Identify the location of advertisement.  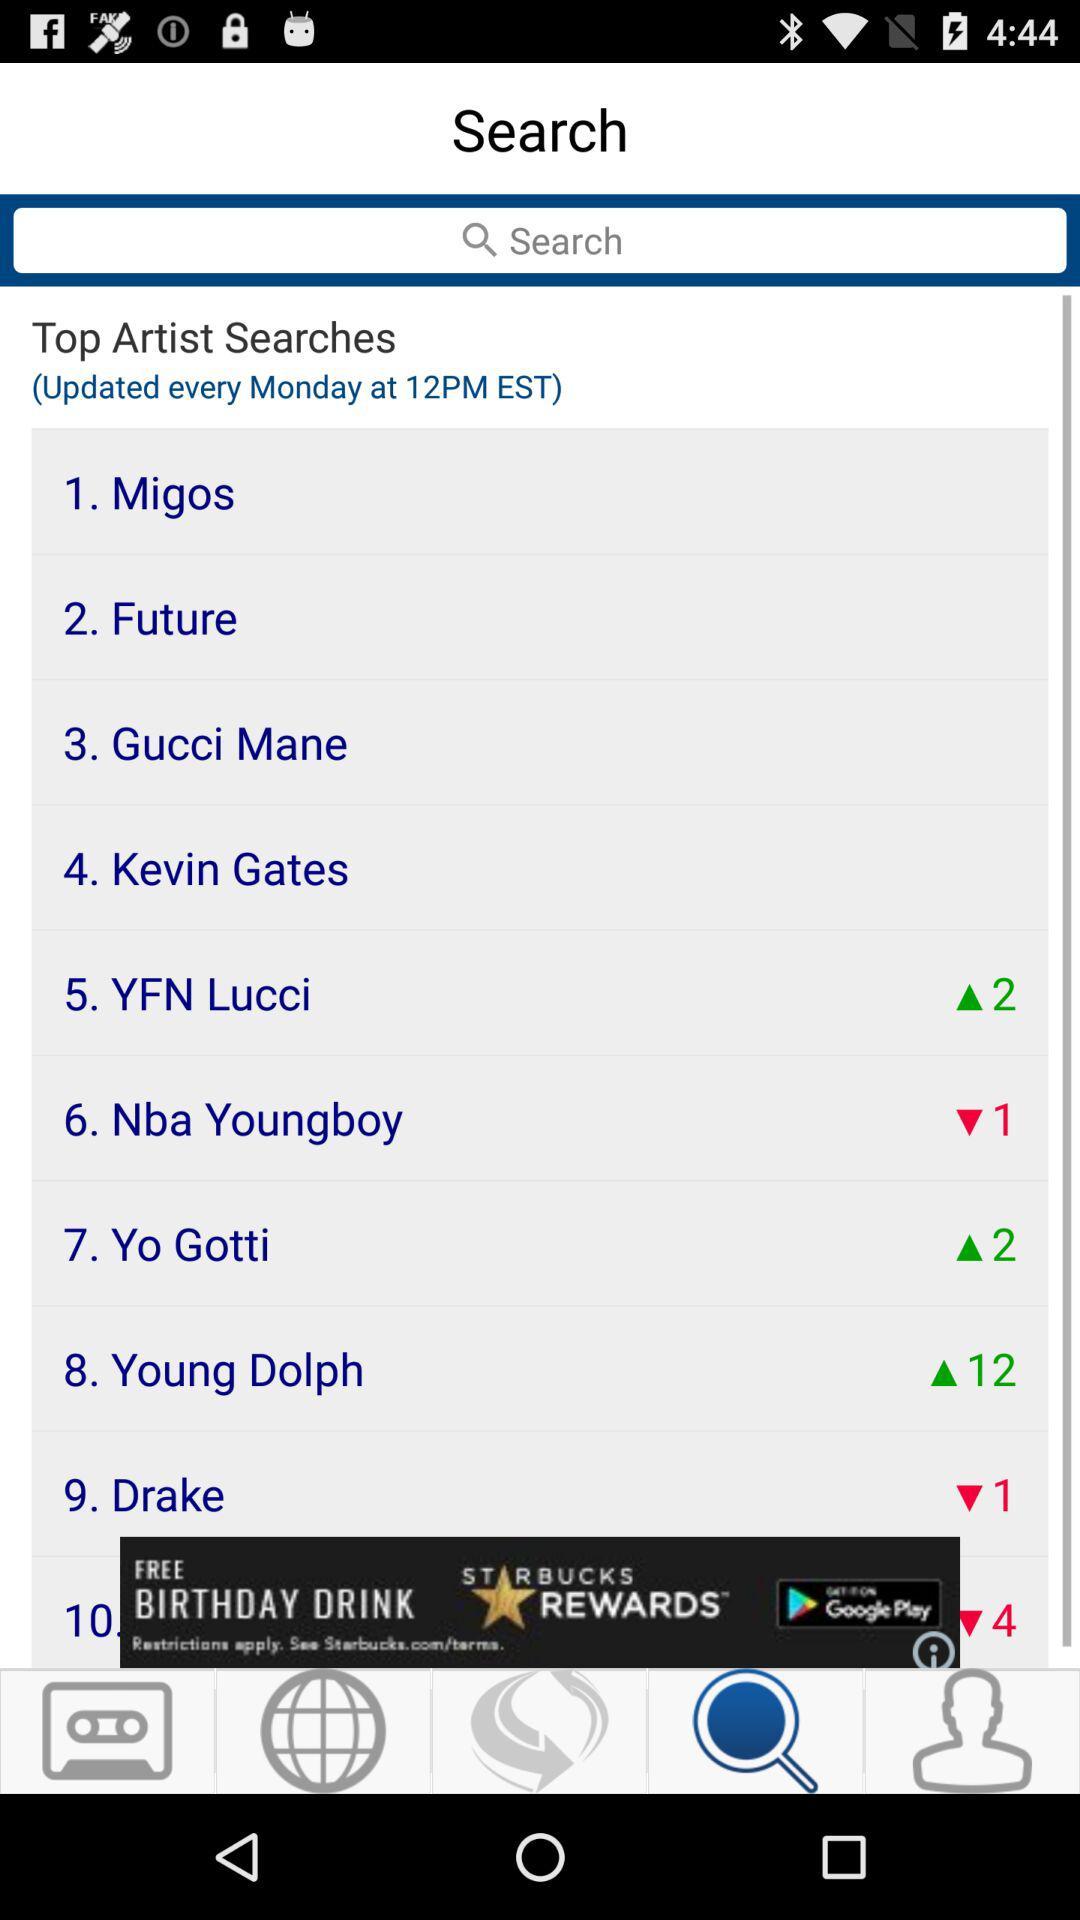
(540, 1602).